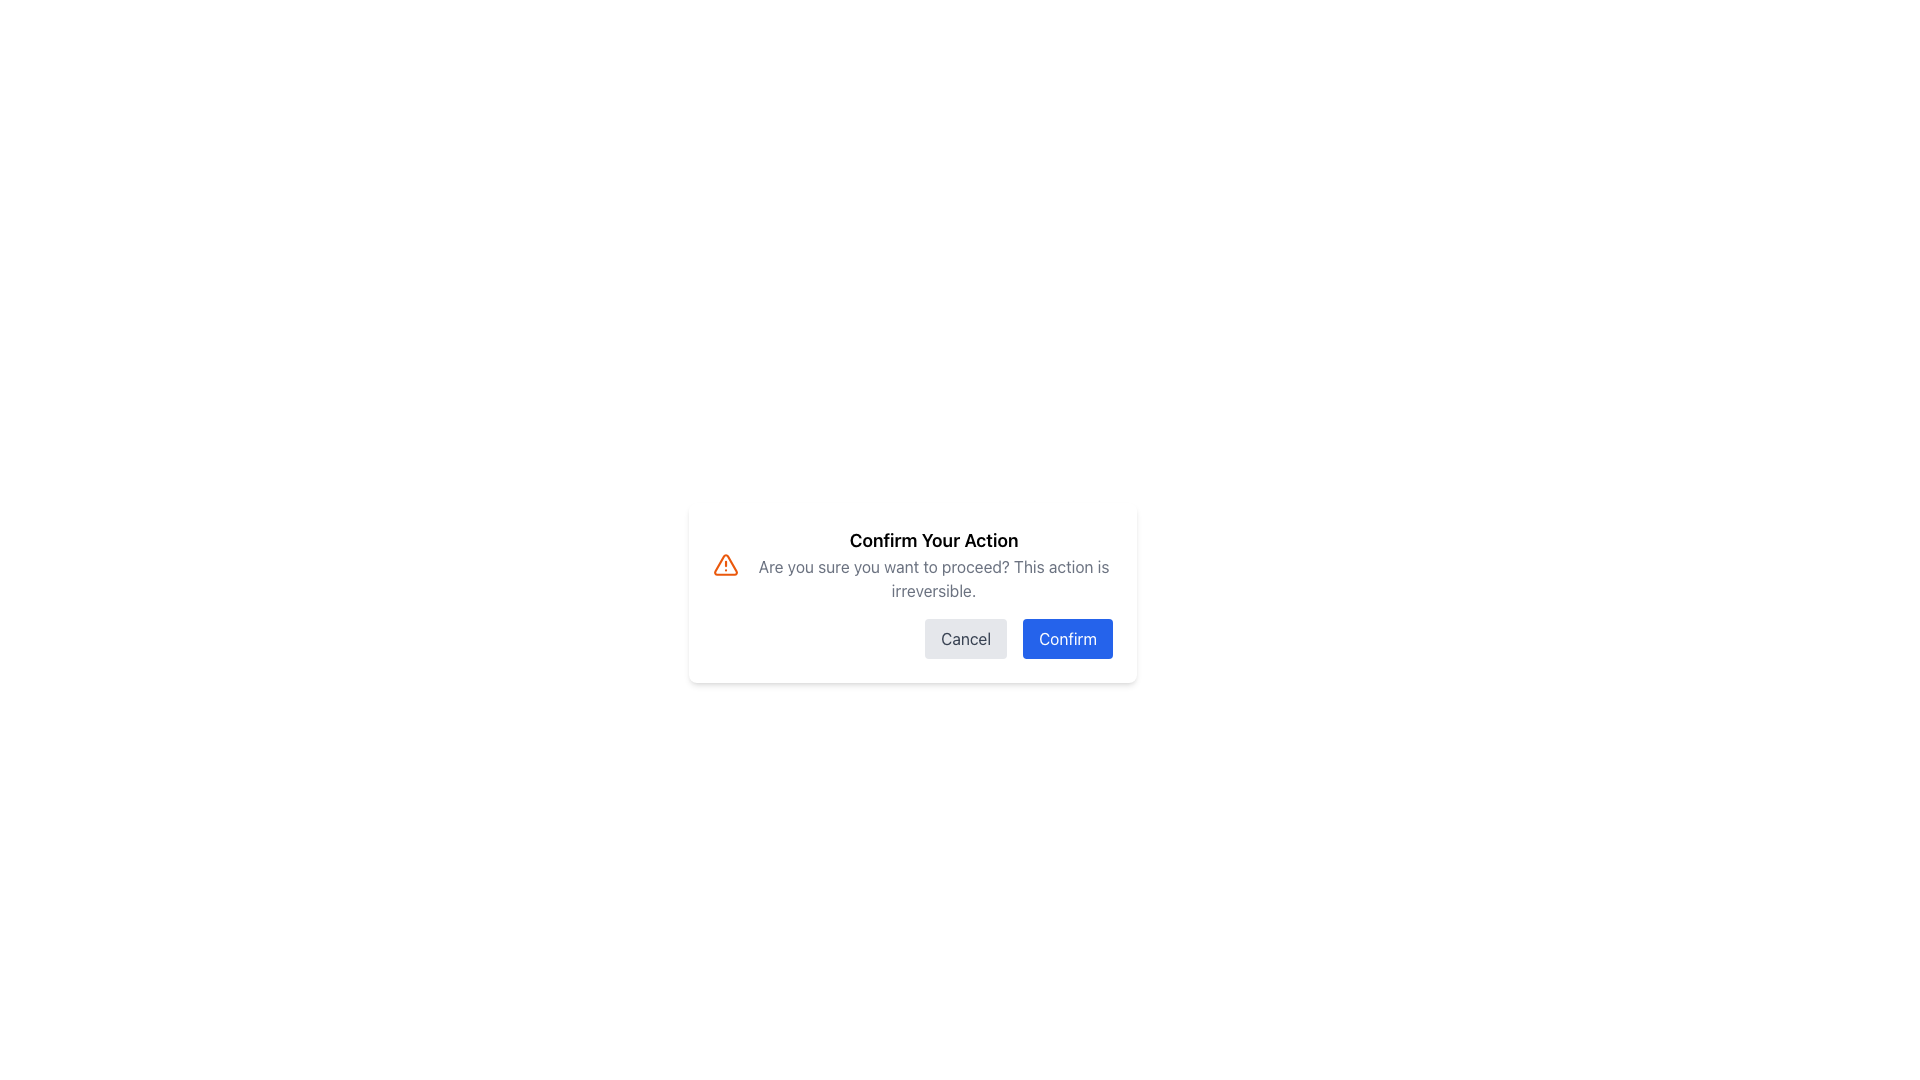 The image size is (1920, 1080). Describe the element at coordinates (724, 564) in the screenshot. I see `the warning or alert icon in the dialog box that prompts the user to confirm a potentially irreversible action` at that location.